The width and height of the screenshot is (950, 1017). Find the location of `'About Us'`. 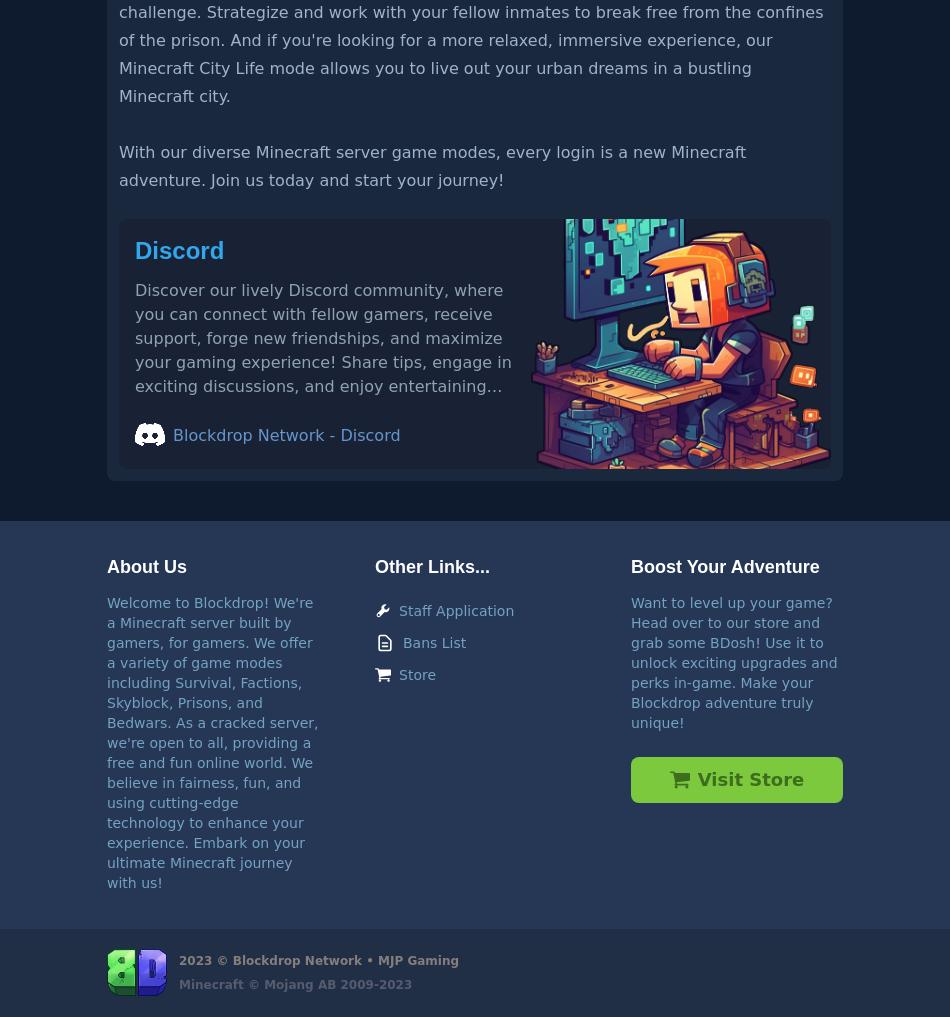

'About Us' is located at coordinates (146, 565).